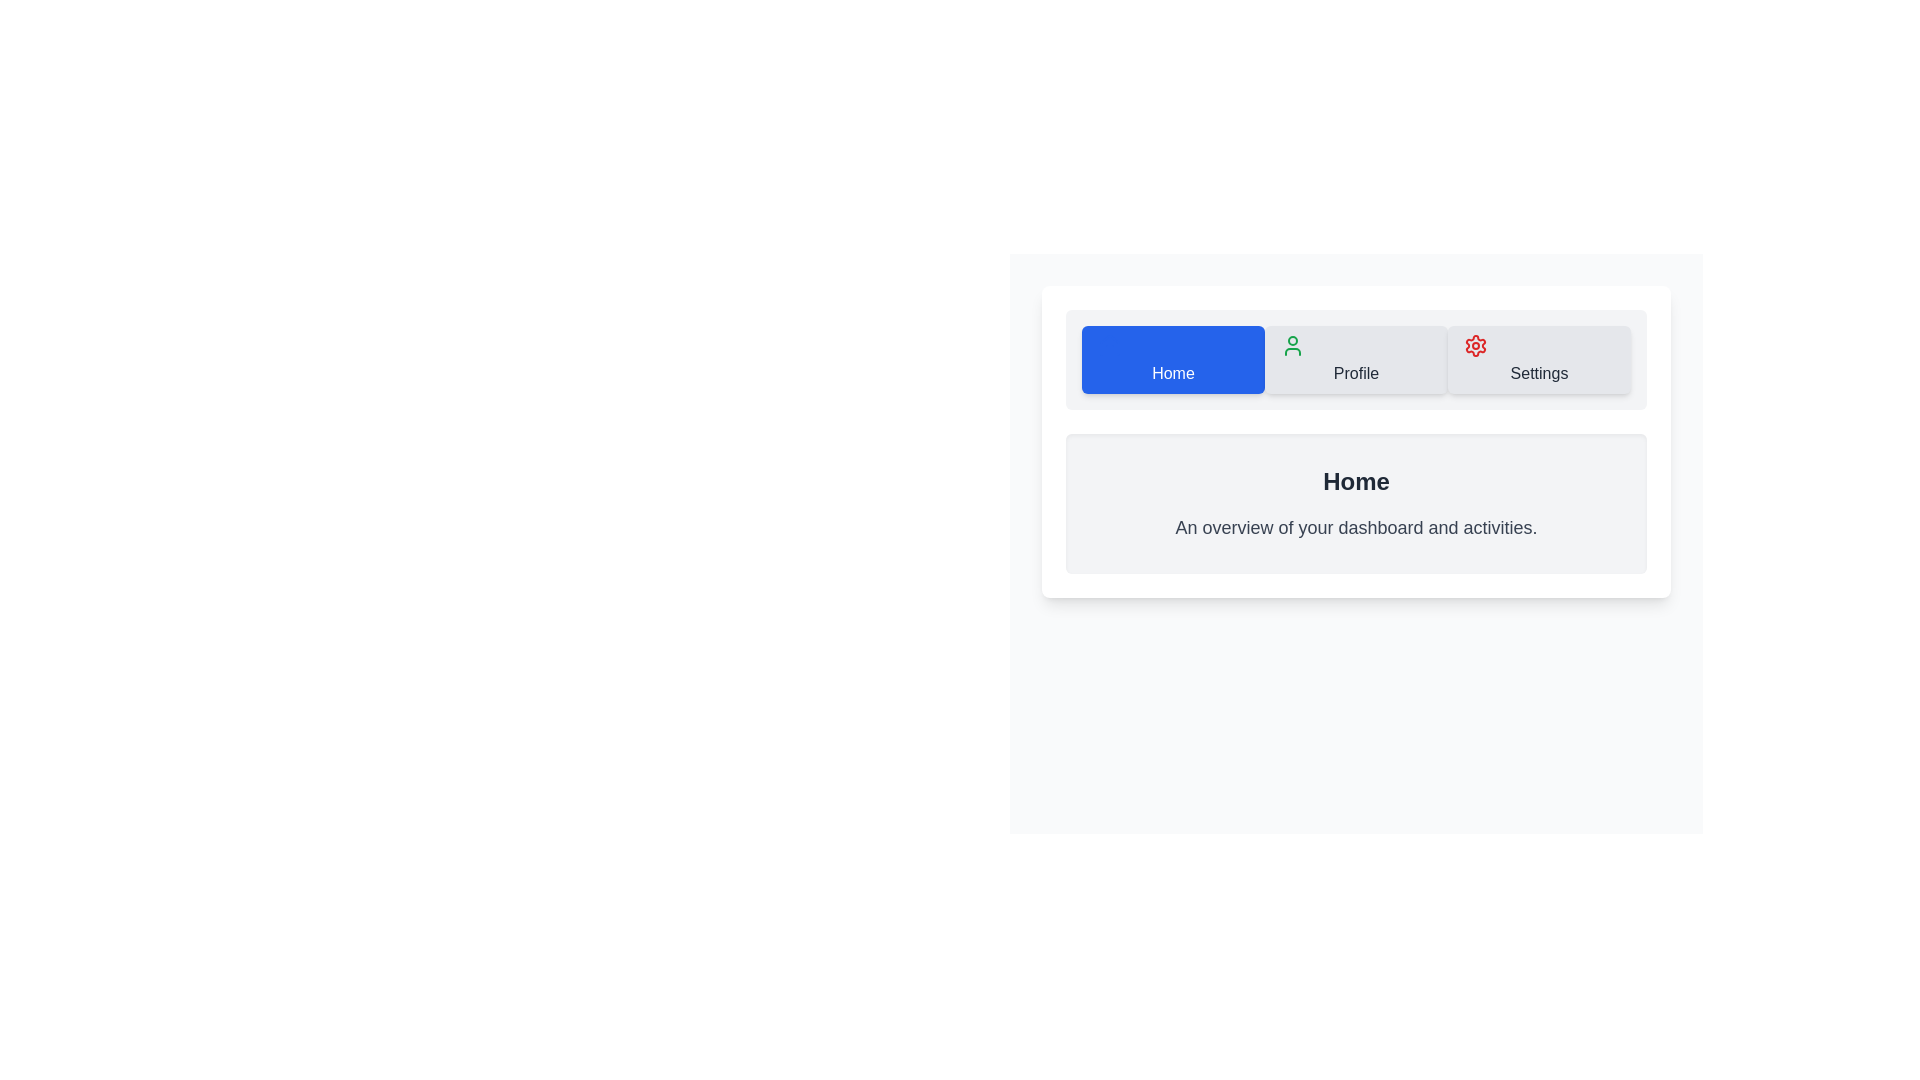 The height and width of the screenshot is (1080, 1920). Describe the element at coordinates (1356, 527) in the screenshot. I see `the text 'An overview of your dashboard and activities.'` at that location.